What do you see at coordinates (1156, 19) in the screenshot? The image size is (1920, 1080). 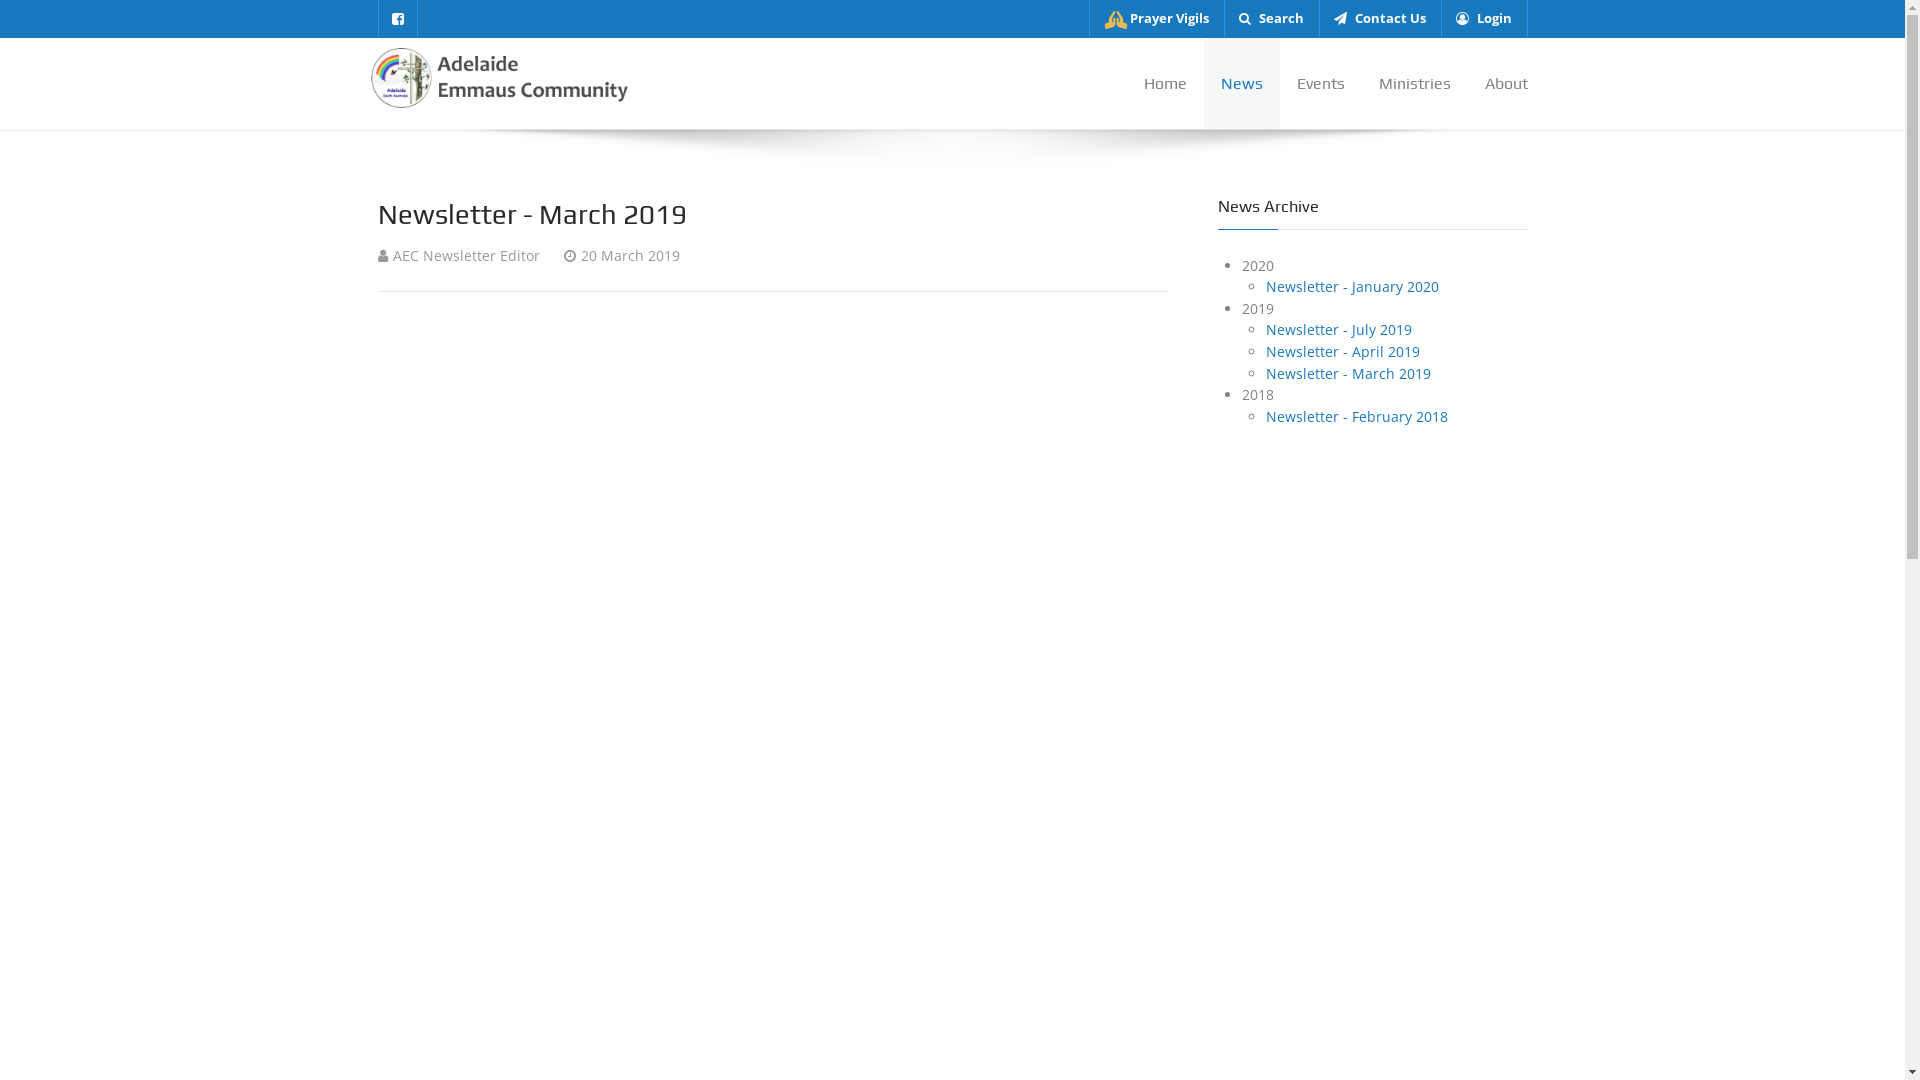 I see `'Prayer Vigils'` at bounding box center [1156, 19].